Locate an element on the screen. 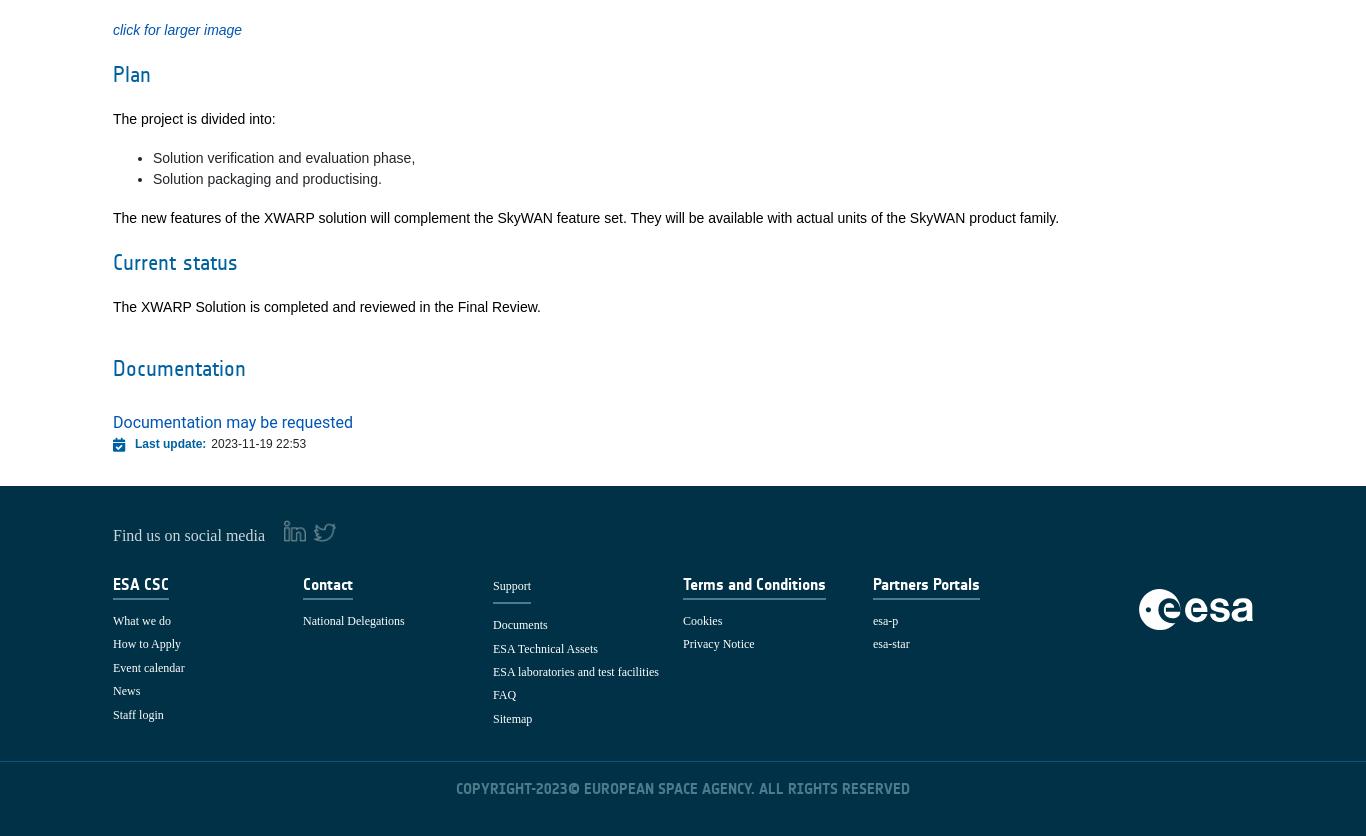 The width and height of the screenshot is (1366, 836). 'The project is divided into:' is located at coordinates (112, 117).